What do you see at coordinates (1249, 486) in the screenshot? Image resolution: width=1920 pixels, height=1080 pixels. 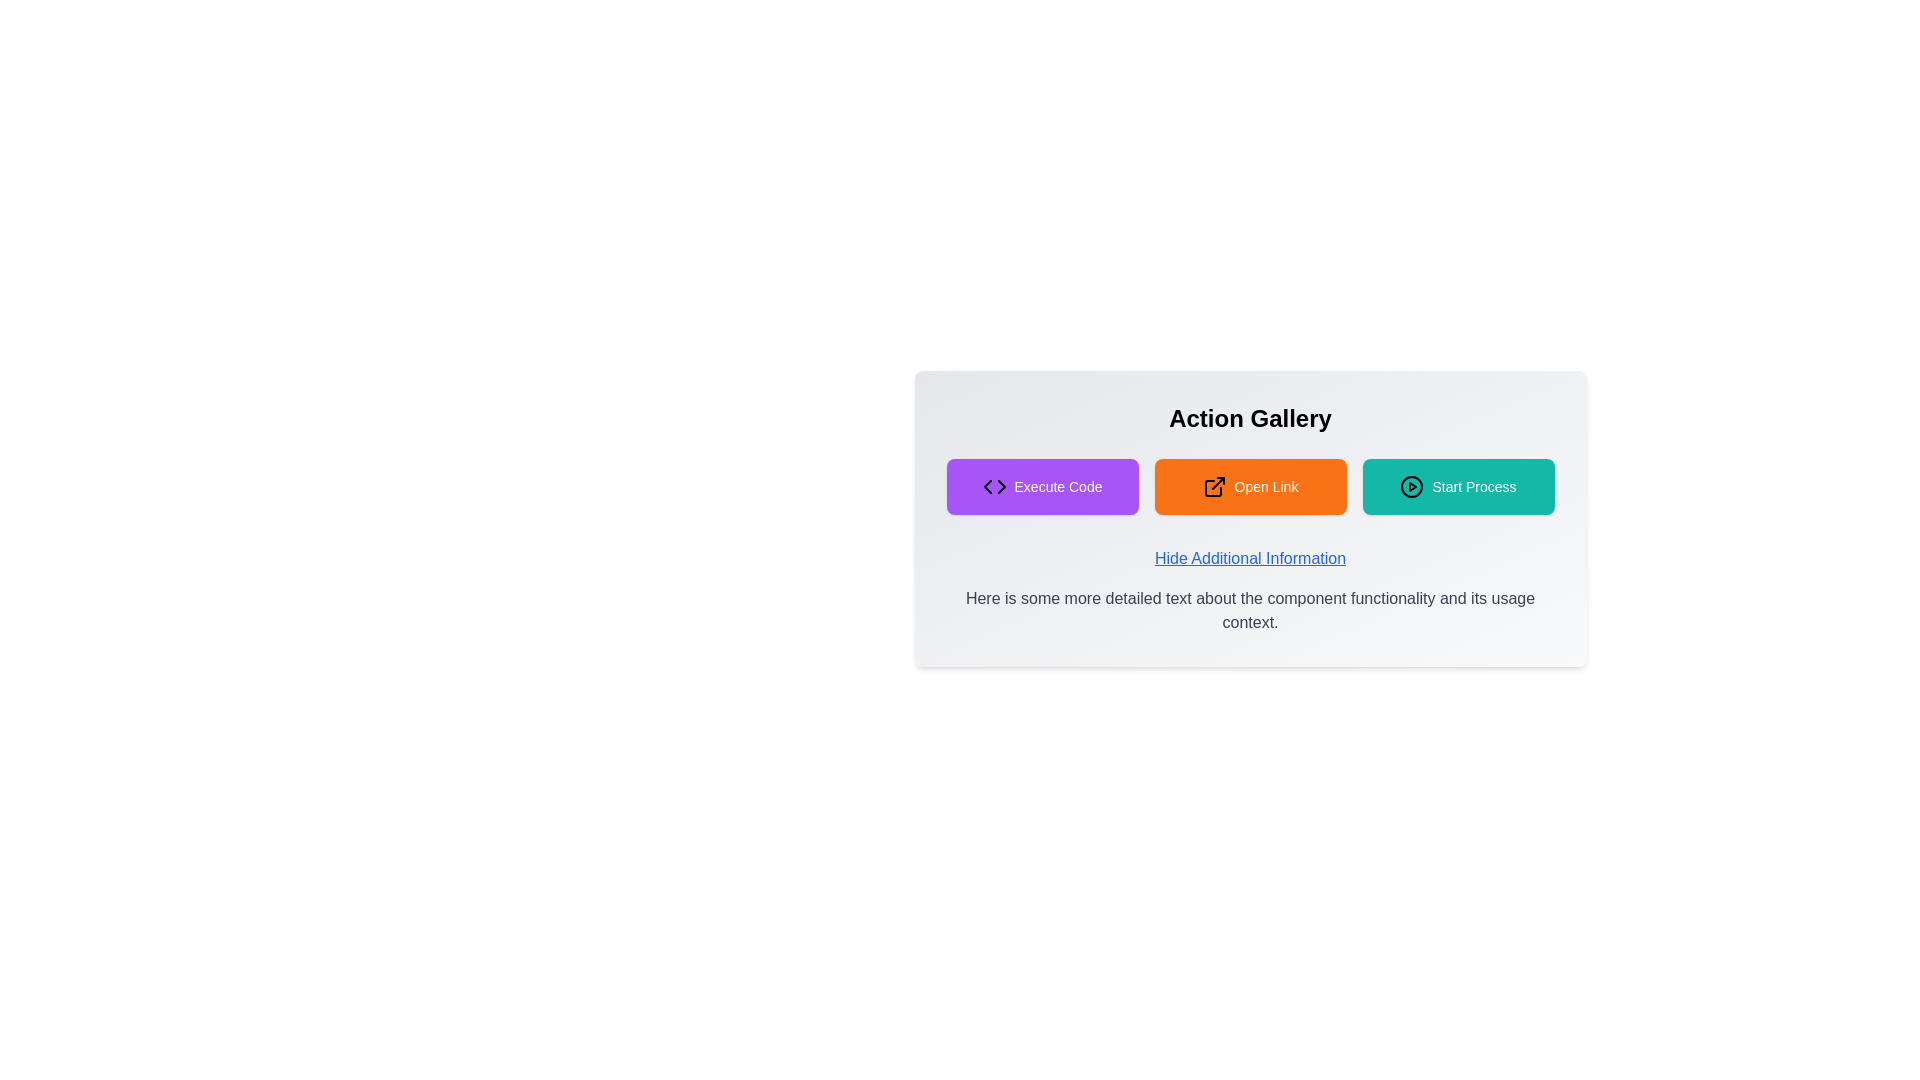 I see `the orange rounded rectangular button labeled 'Open Link' to observe the visual change` at bounding box center [1249, 486].